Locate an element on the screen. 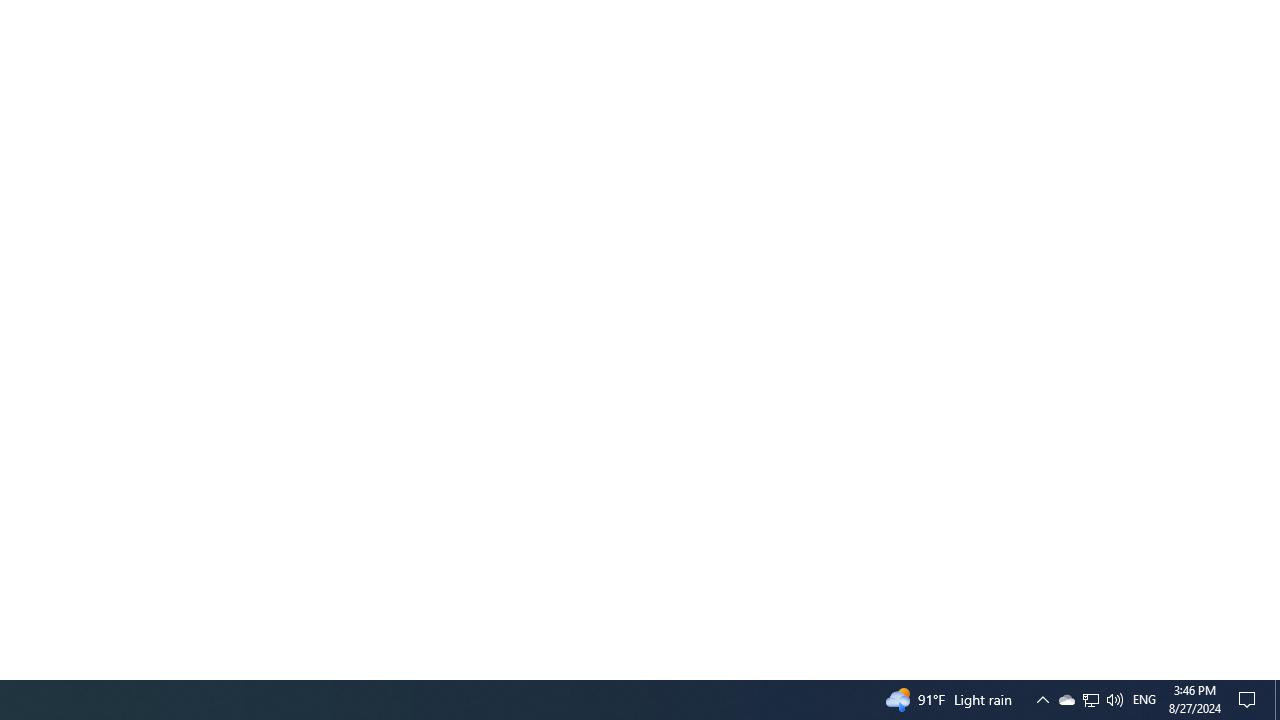 The image size is (1280, 720). 'User Promoted Notification Area' is located at coordinates (1089, 698).